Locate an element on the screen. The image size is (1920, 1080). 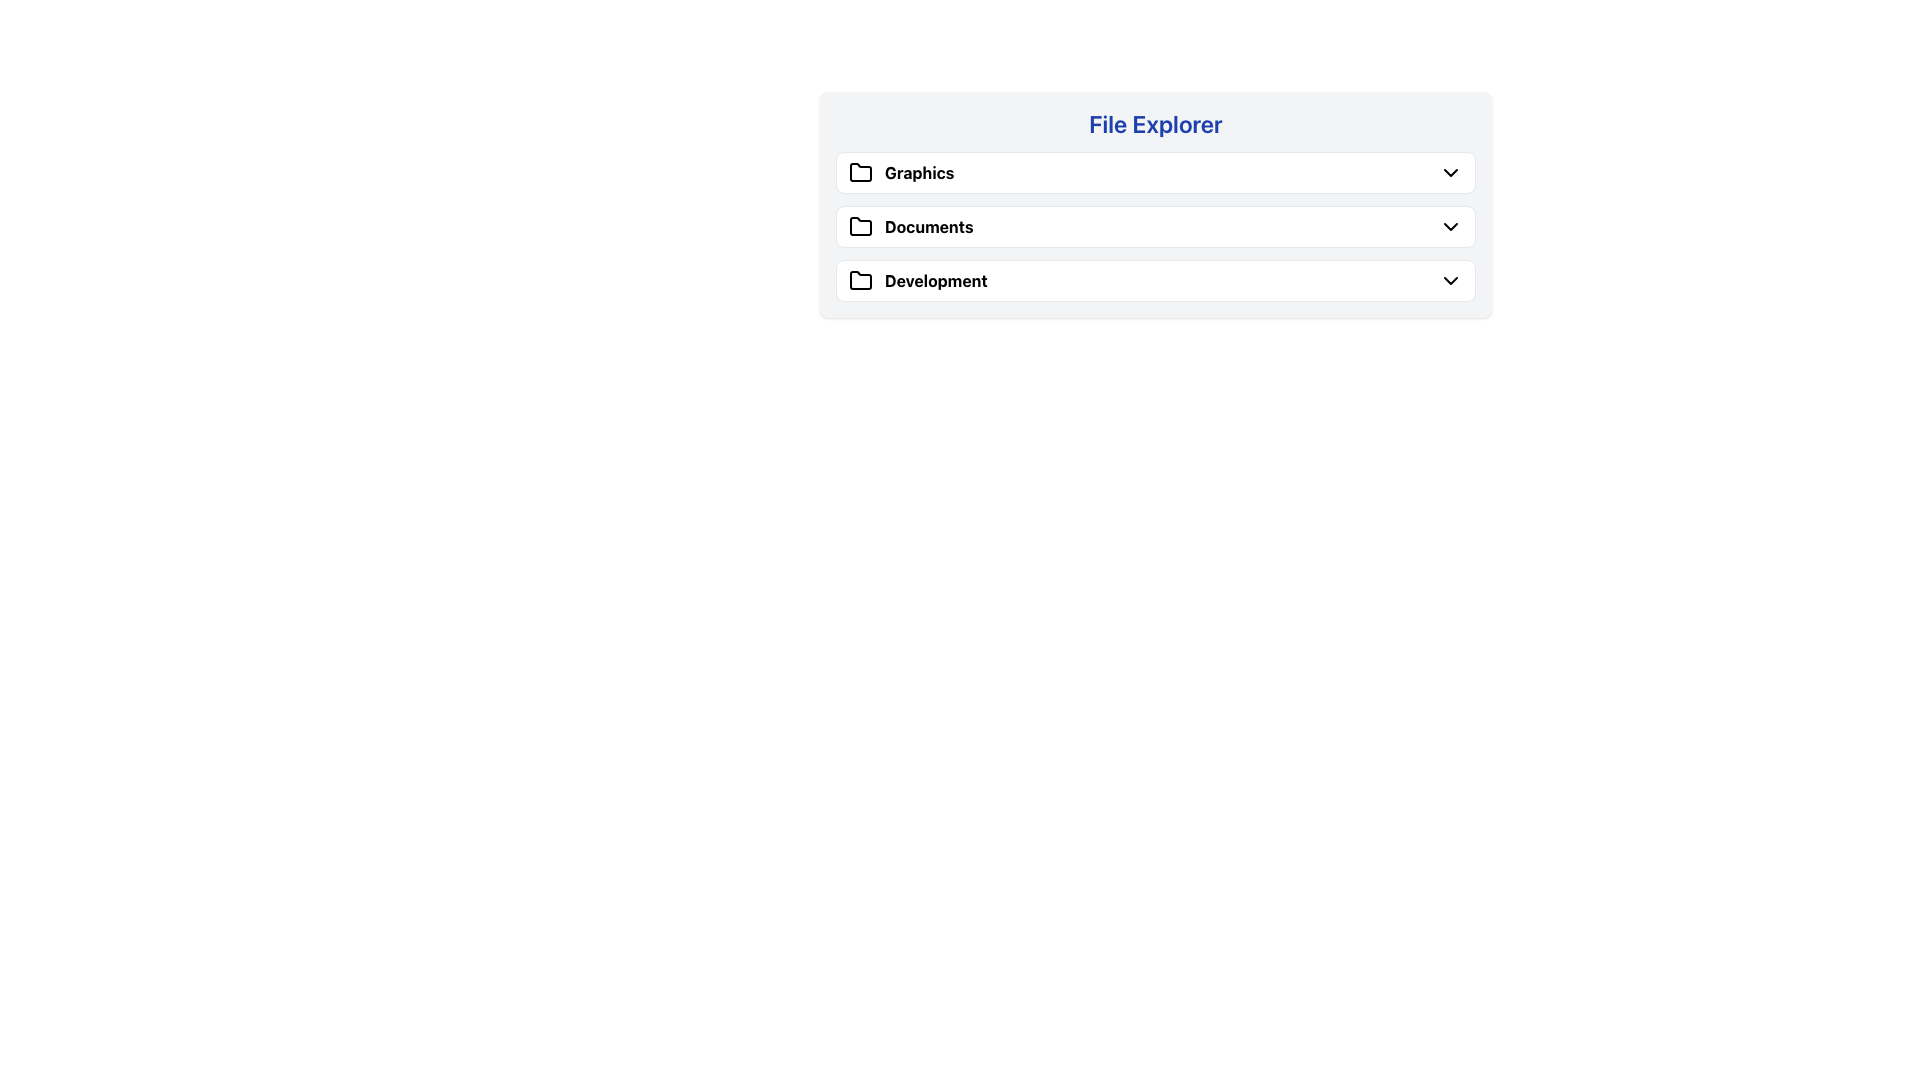
the black folder icon located before the text label 'Development' in the navigation list is located at coordinates (860, 281).